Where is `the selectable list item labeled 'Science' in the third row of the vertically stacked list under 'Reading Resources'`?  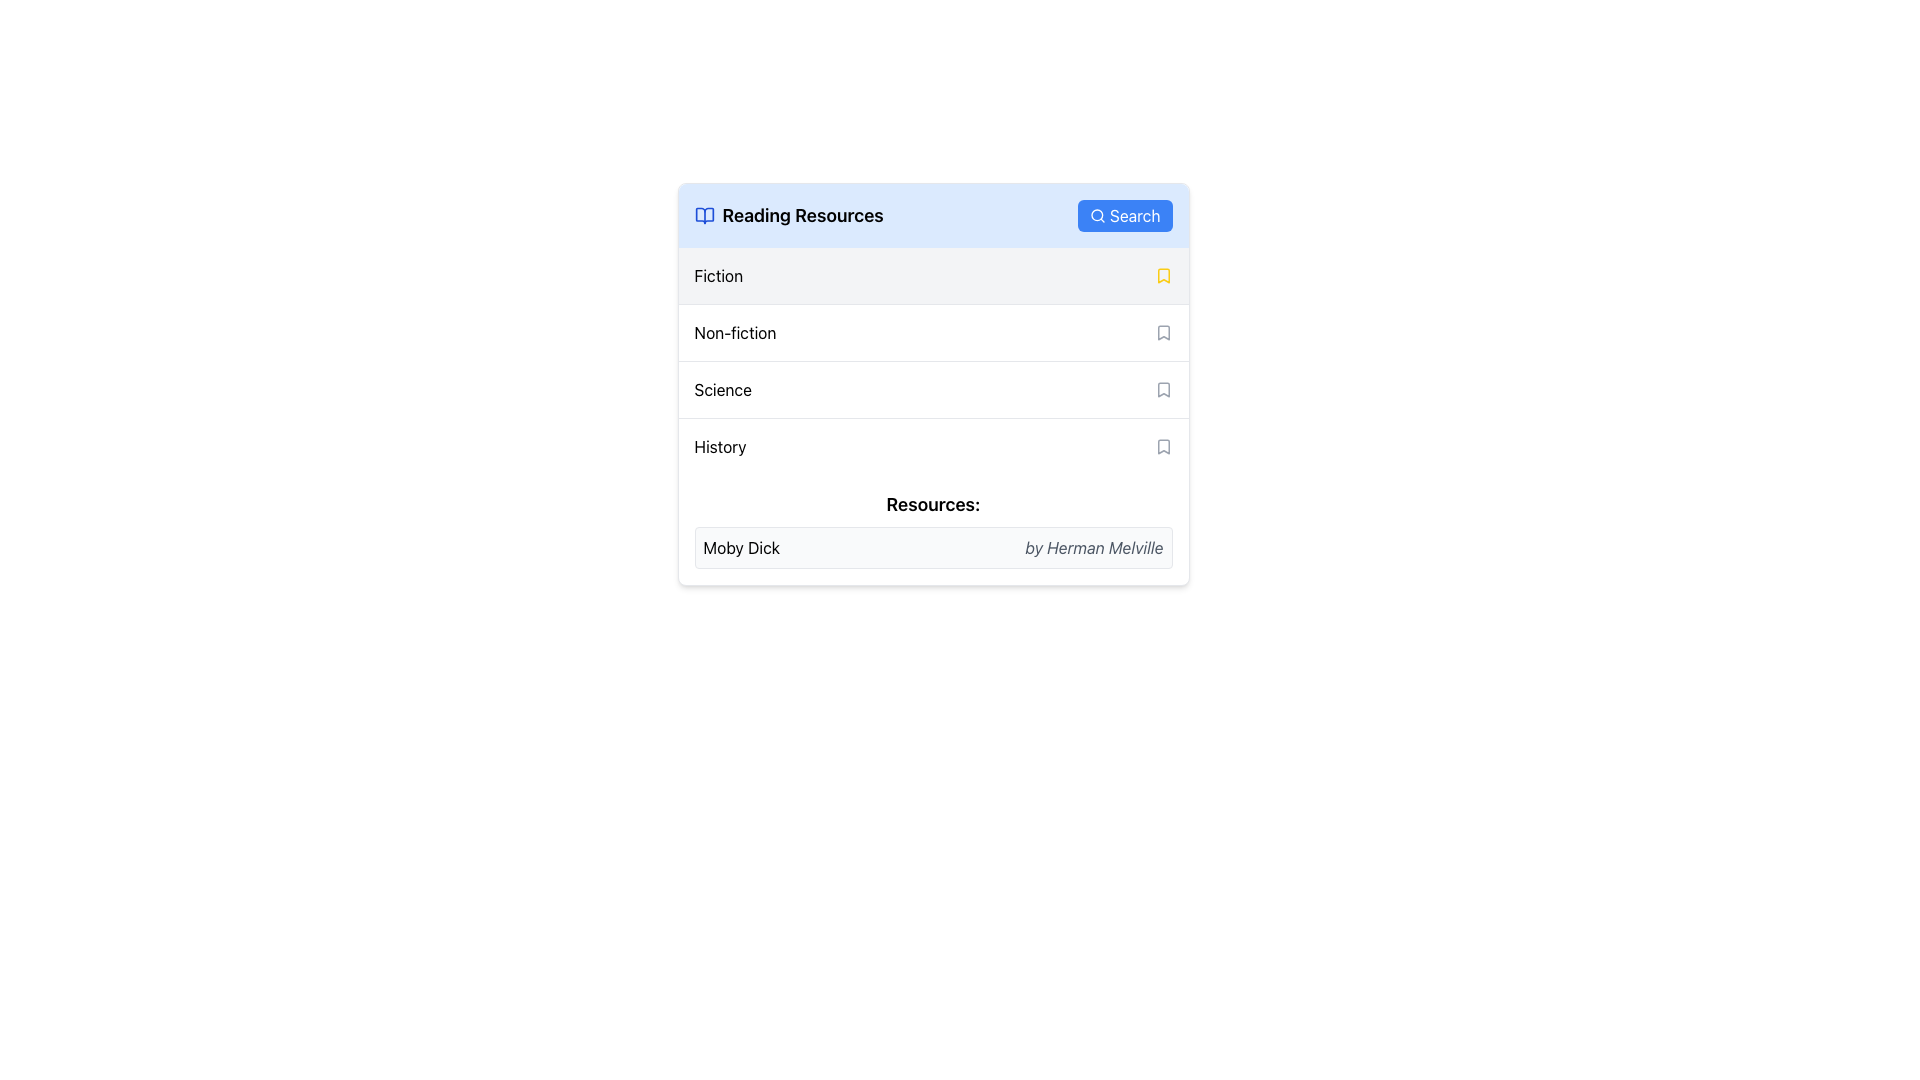 the selectable list item labeled 'Science' in the third row of the vertically stacked list under 'Reading Resources' is located at coordinates (932, 389).